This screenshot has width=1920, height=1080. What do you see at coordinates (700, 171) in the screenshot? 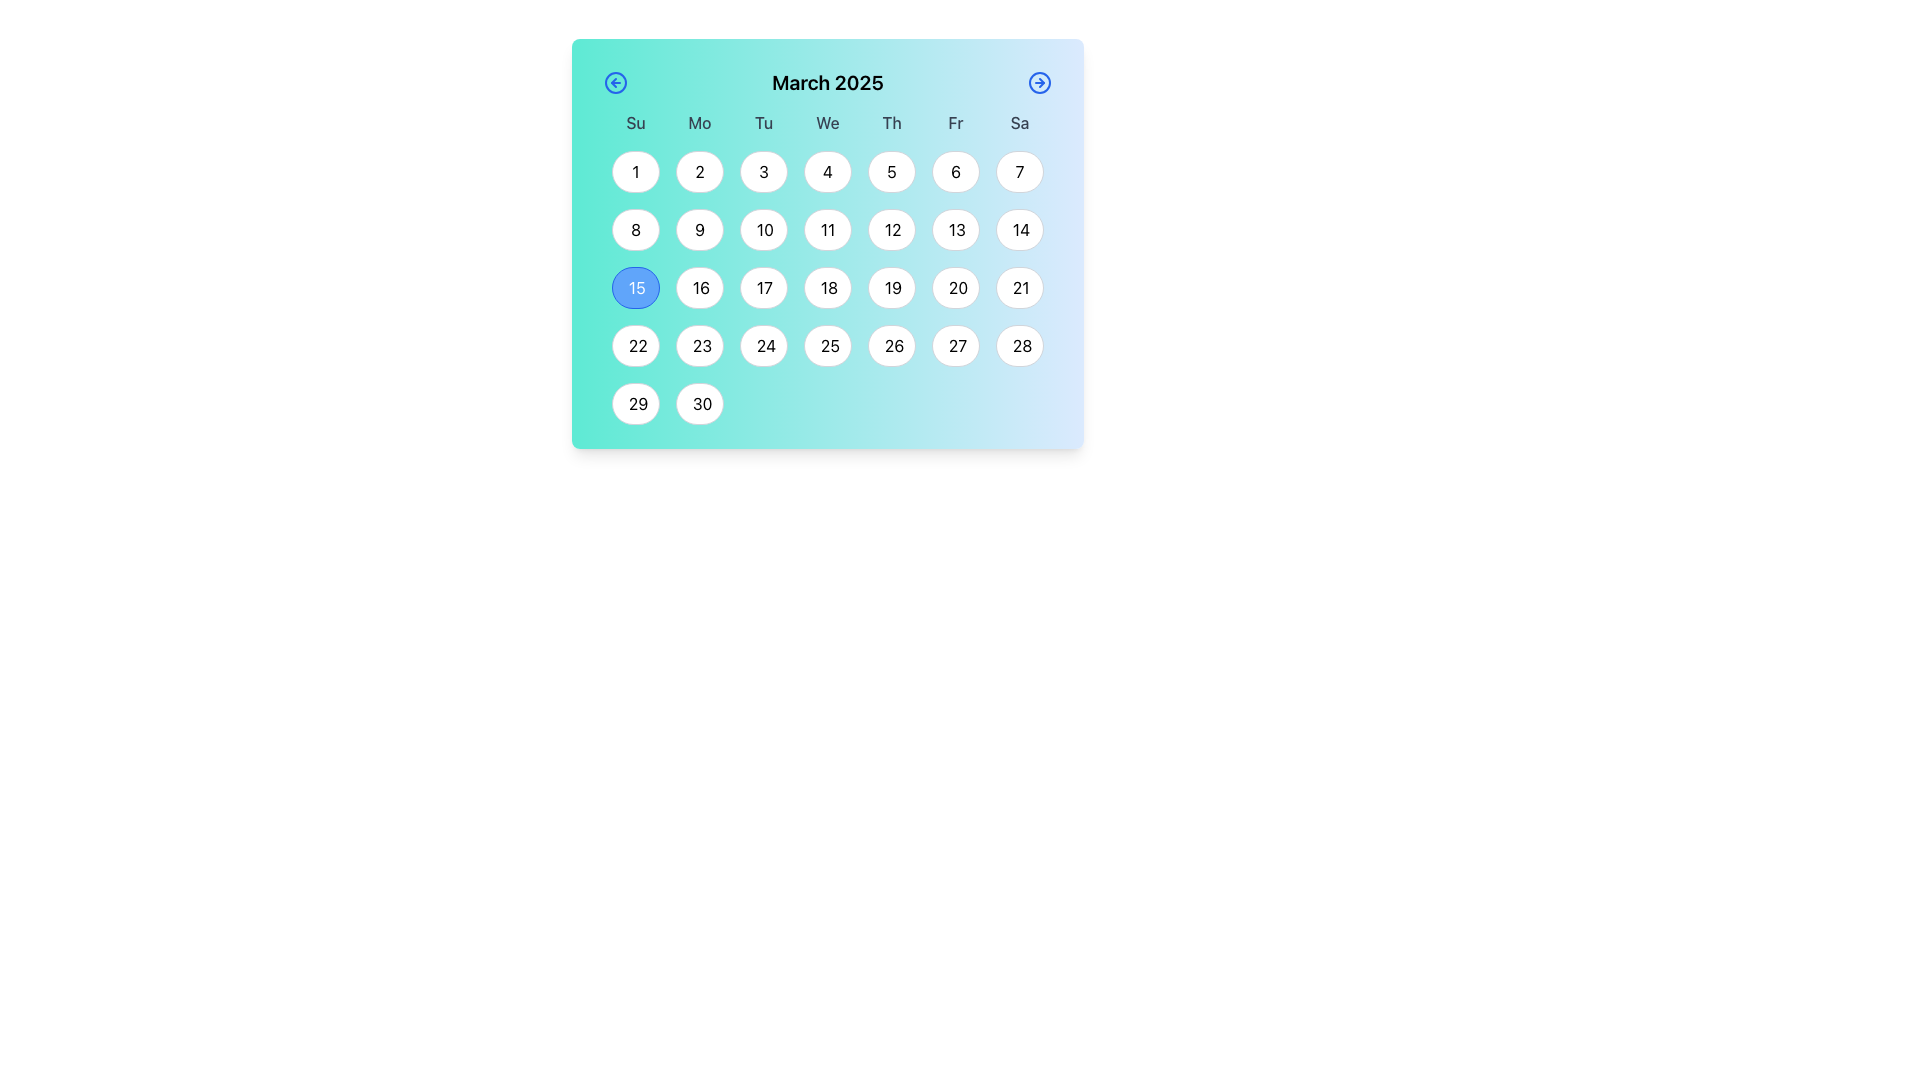
I see `the selectable day button in the calendar interface located under 'Mo' (Monday), which represents the second day of the month` at bounding box center [700, 171].